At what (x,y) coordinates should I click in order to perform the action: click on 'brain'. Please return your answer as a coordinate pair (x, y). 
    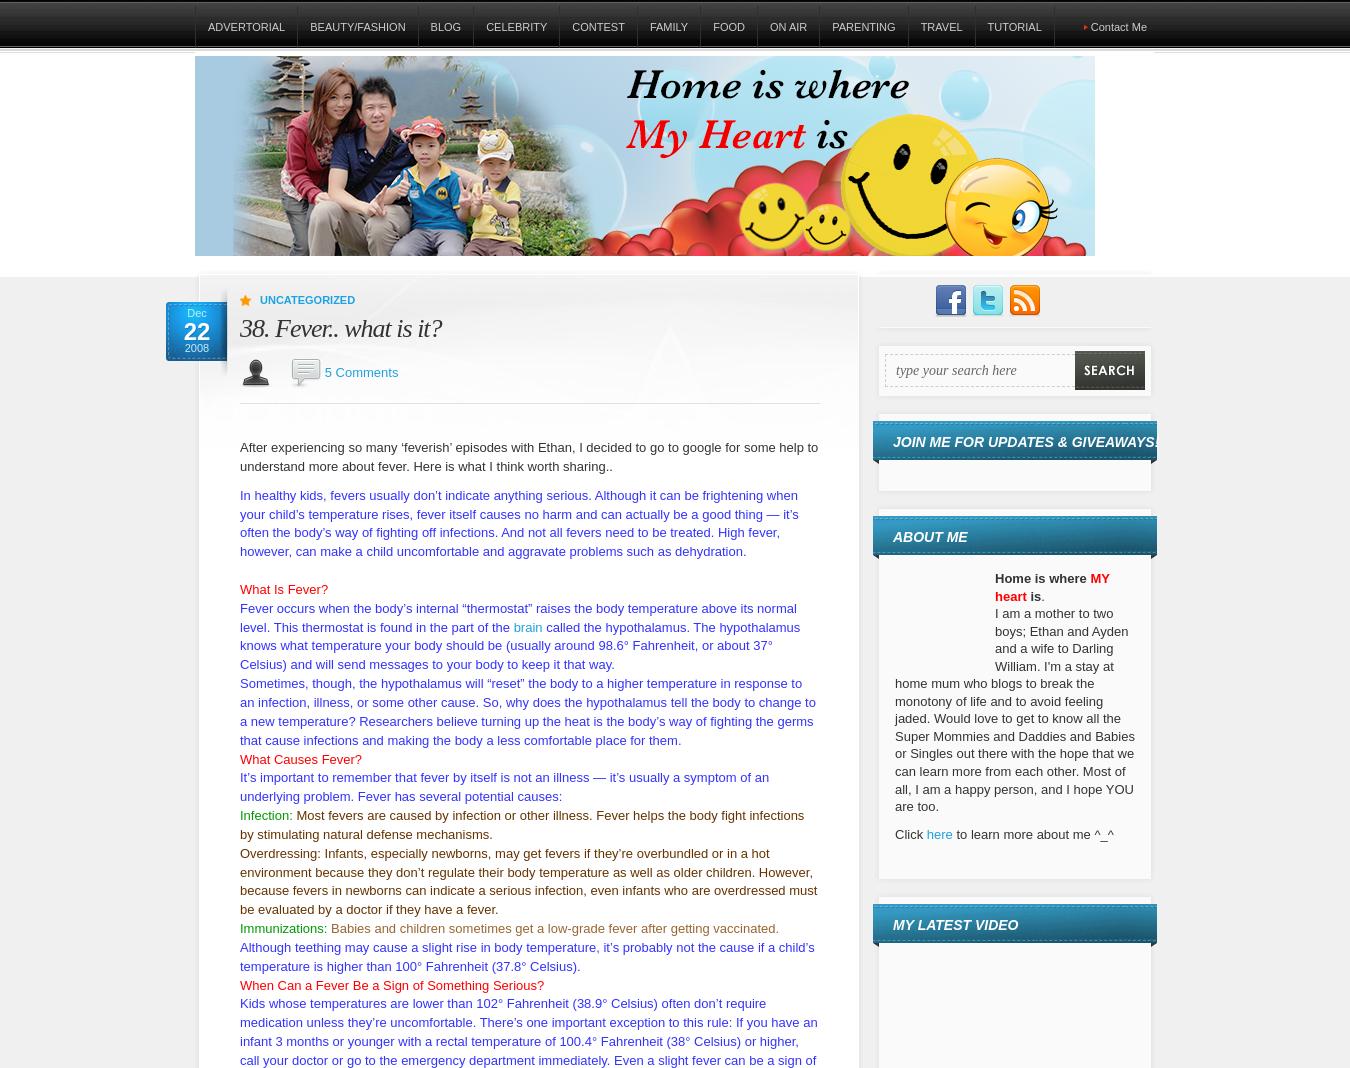
    Looking at the image, I should click on (512, 625).